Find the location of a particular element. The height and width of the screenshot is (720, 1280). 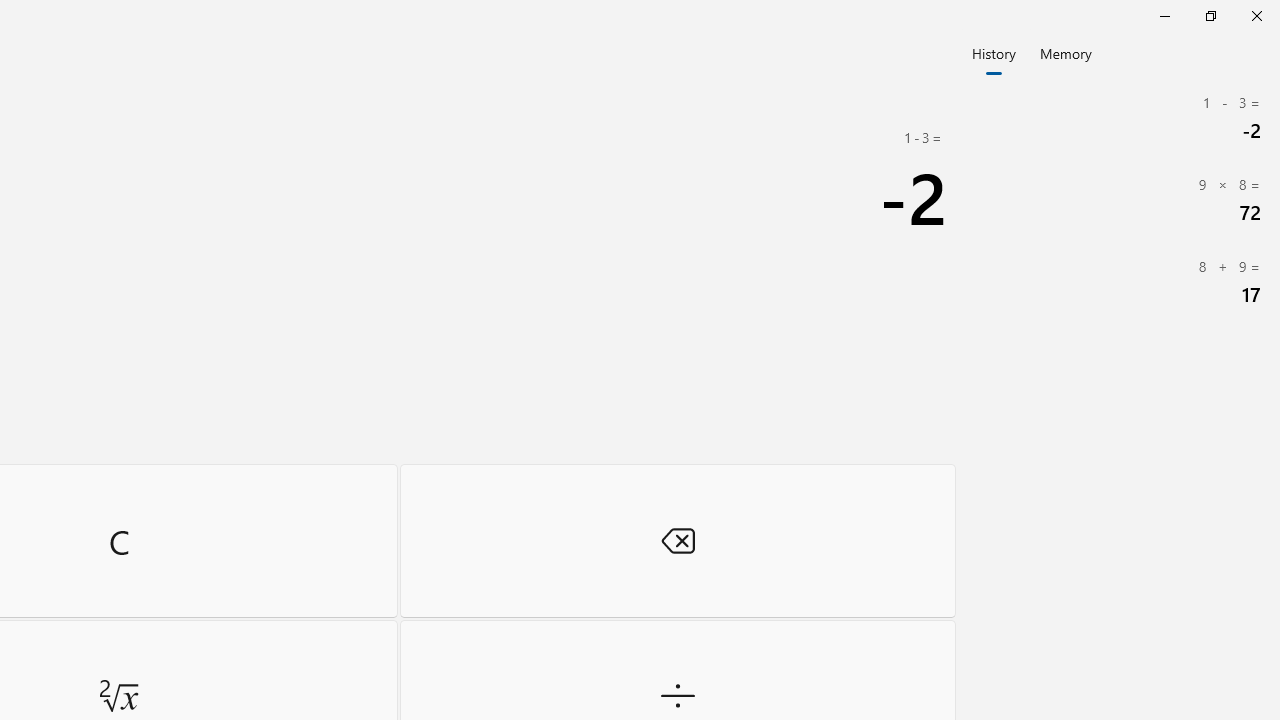

'Minimize Calculator' is located at coordinates (1164, 15).